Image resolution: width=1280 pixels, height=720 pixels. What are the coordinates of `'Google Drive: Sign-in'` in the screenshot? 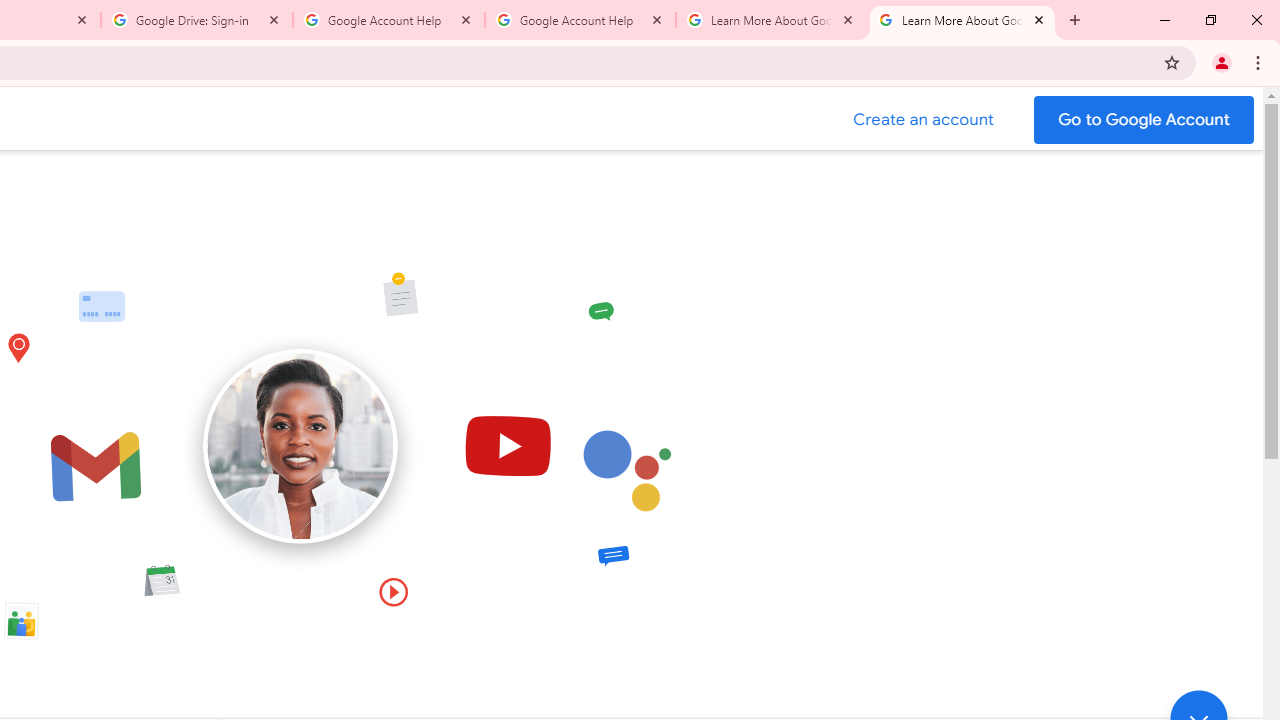 It's located at (197, 20).